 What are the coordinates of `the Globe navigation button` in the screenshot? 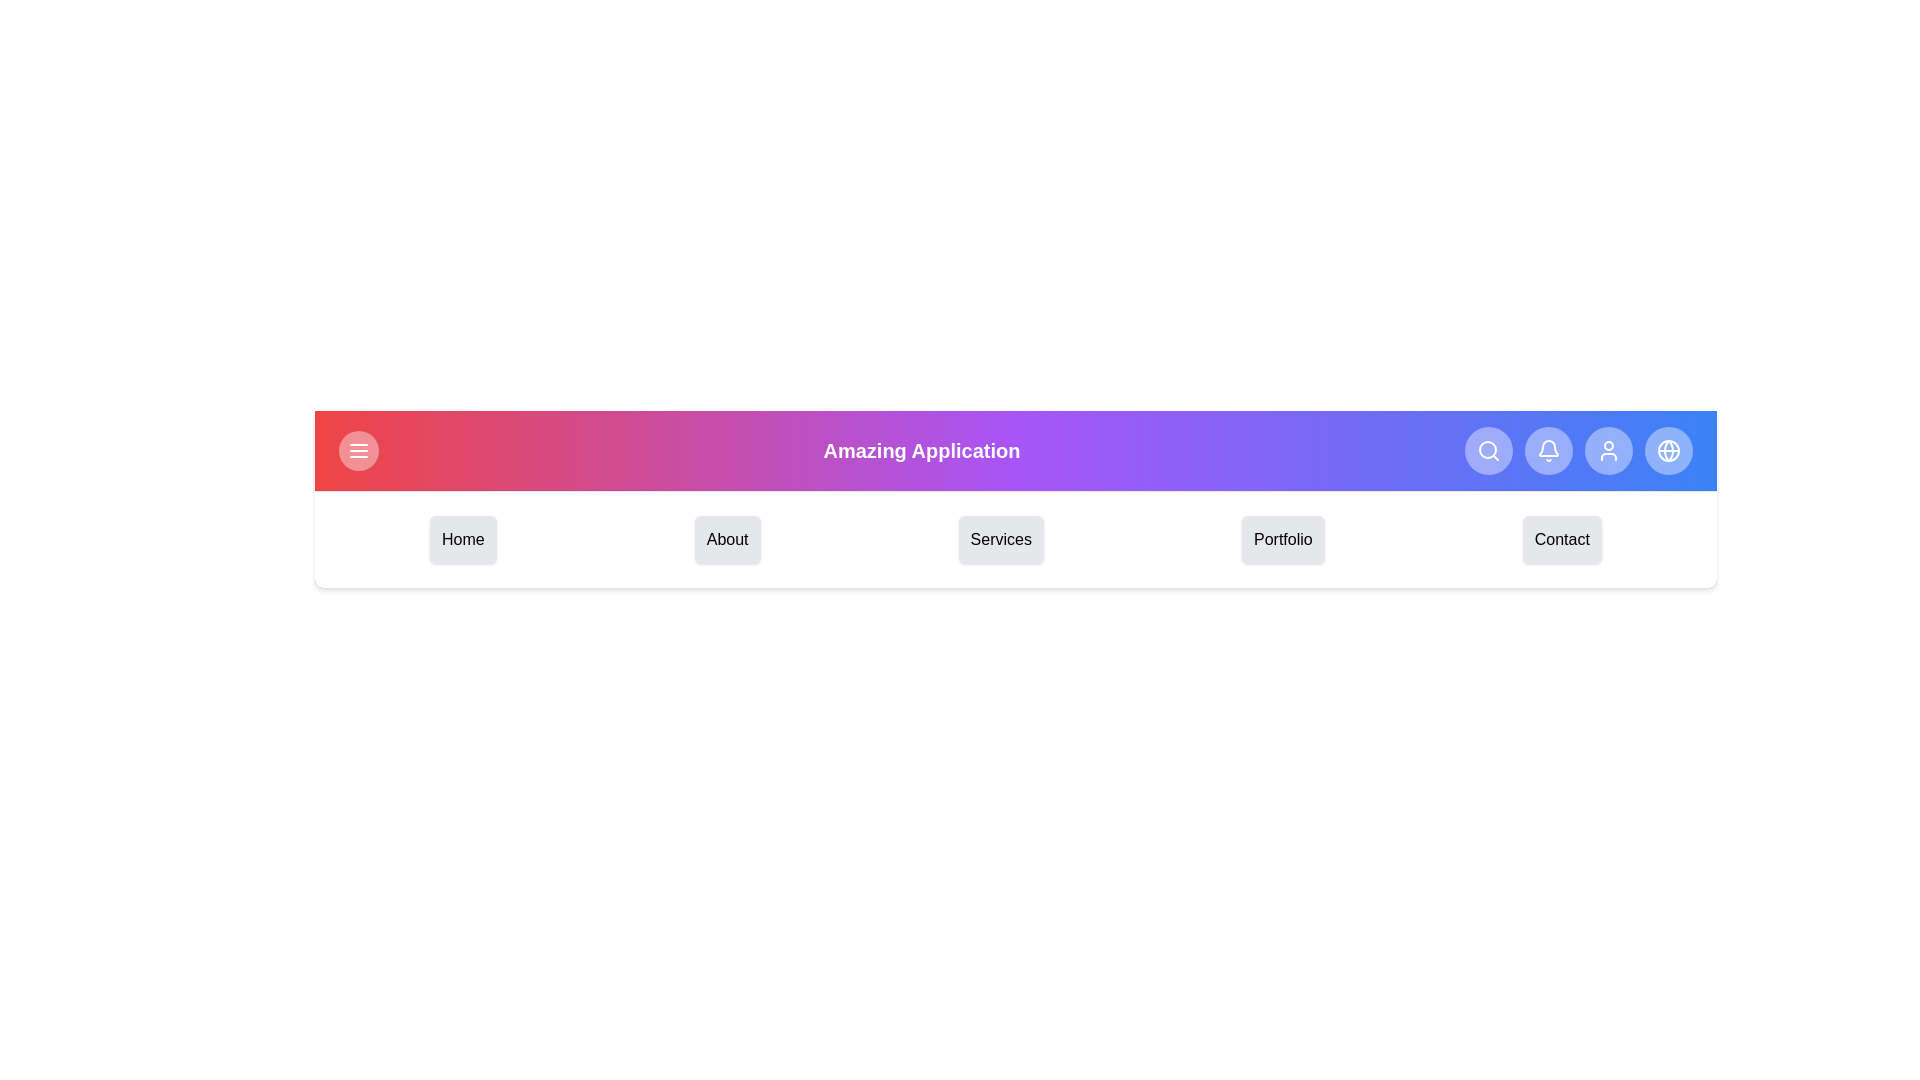 It's located at (1669, 451).